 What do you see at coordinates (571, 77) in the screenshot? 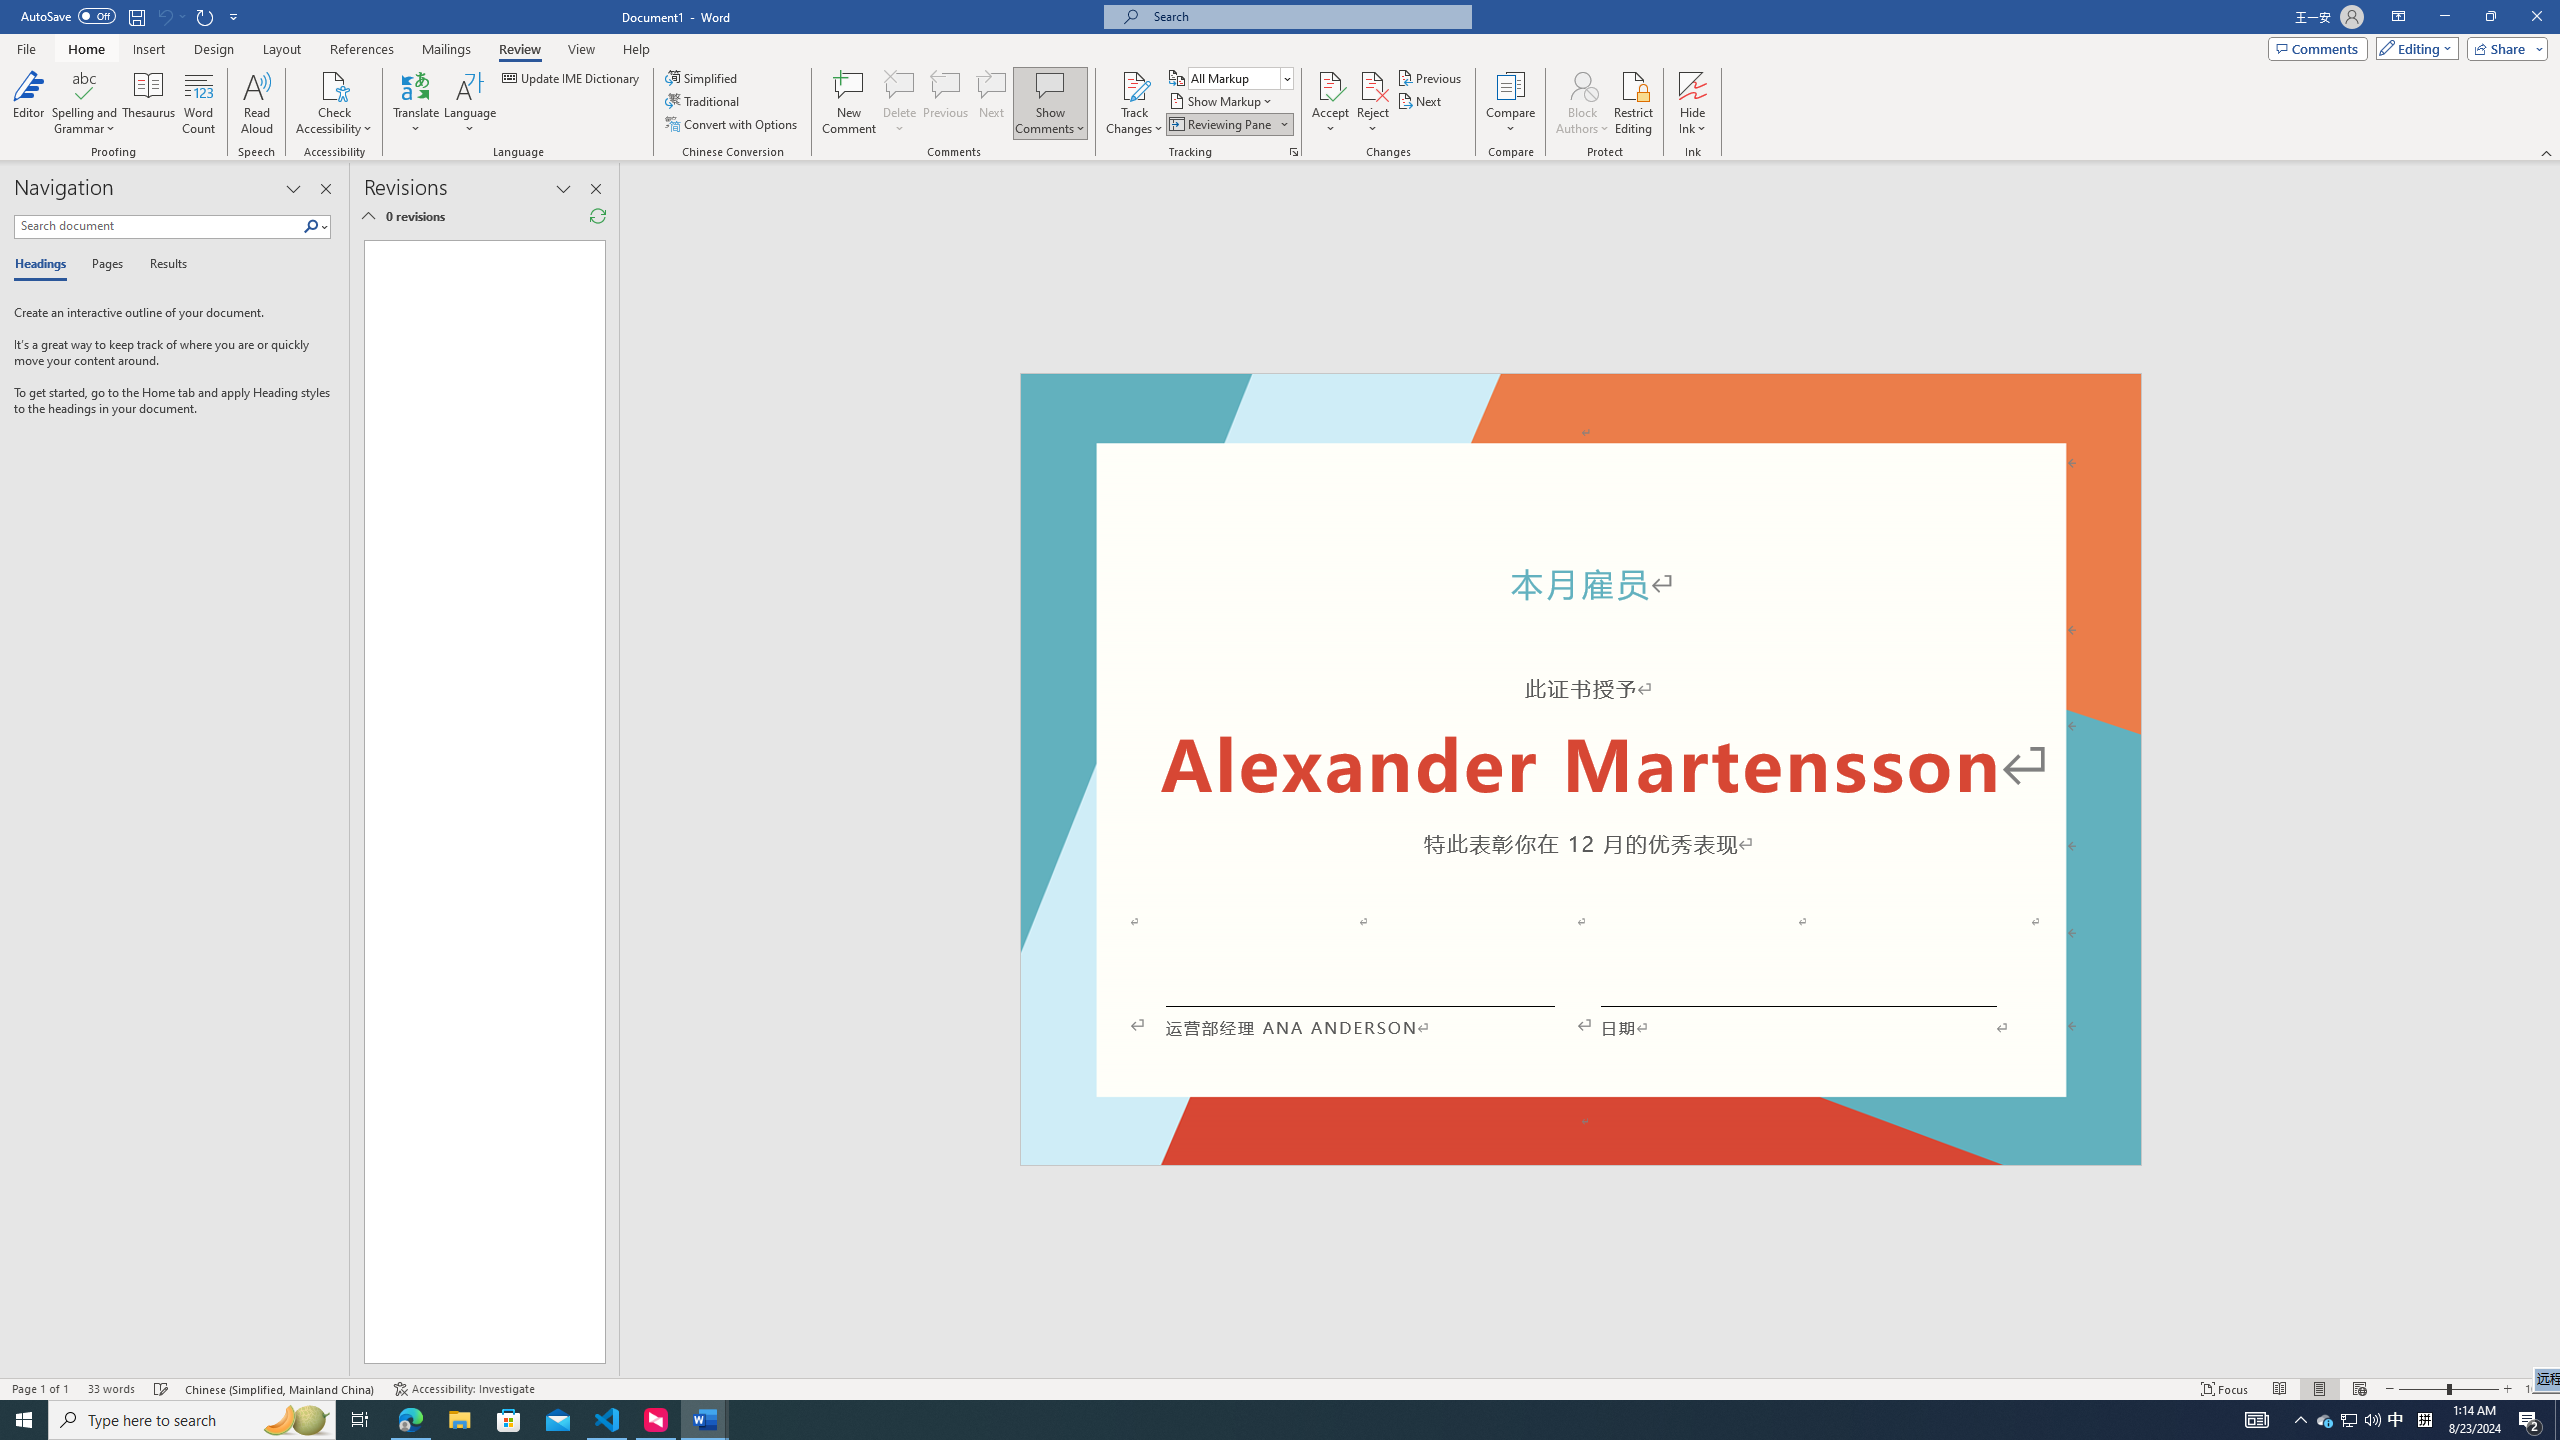
I see `'Update IME Dictionary...'` at bounding box center [571, 77].